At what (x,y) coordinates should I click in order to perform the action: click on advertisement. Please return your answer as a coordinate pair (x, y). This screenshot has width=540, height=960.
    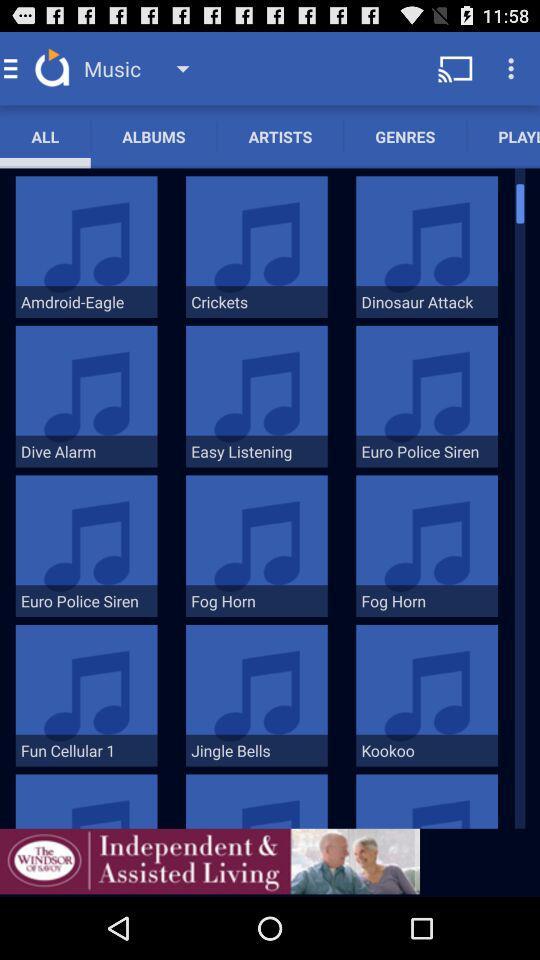
    Looking at the image, I should click on (209, 860).